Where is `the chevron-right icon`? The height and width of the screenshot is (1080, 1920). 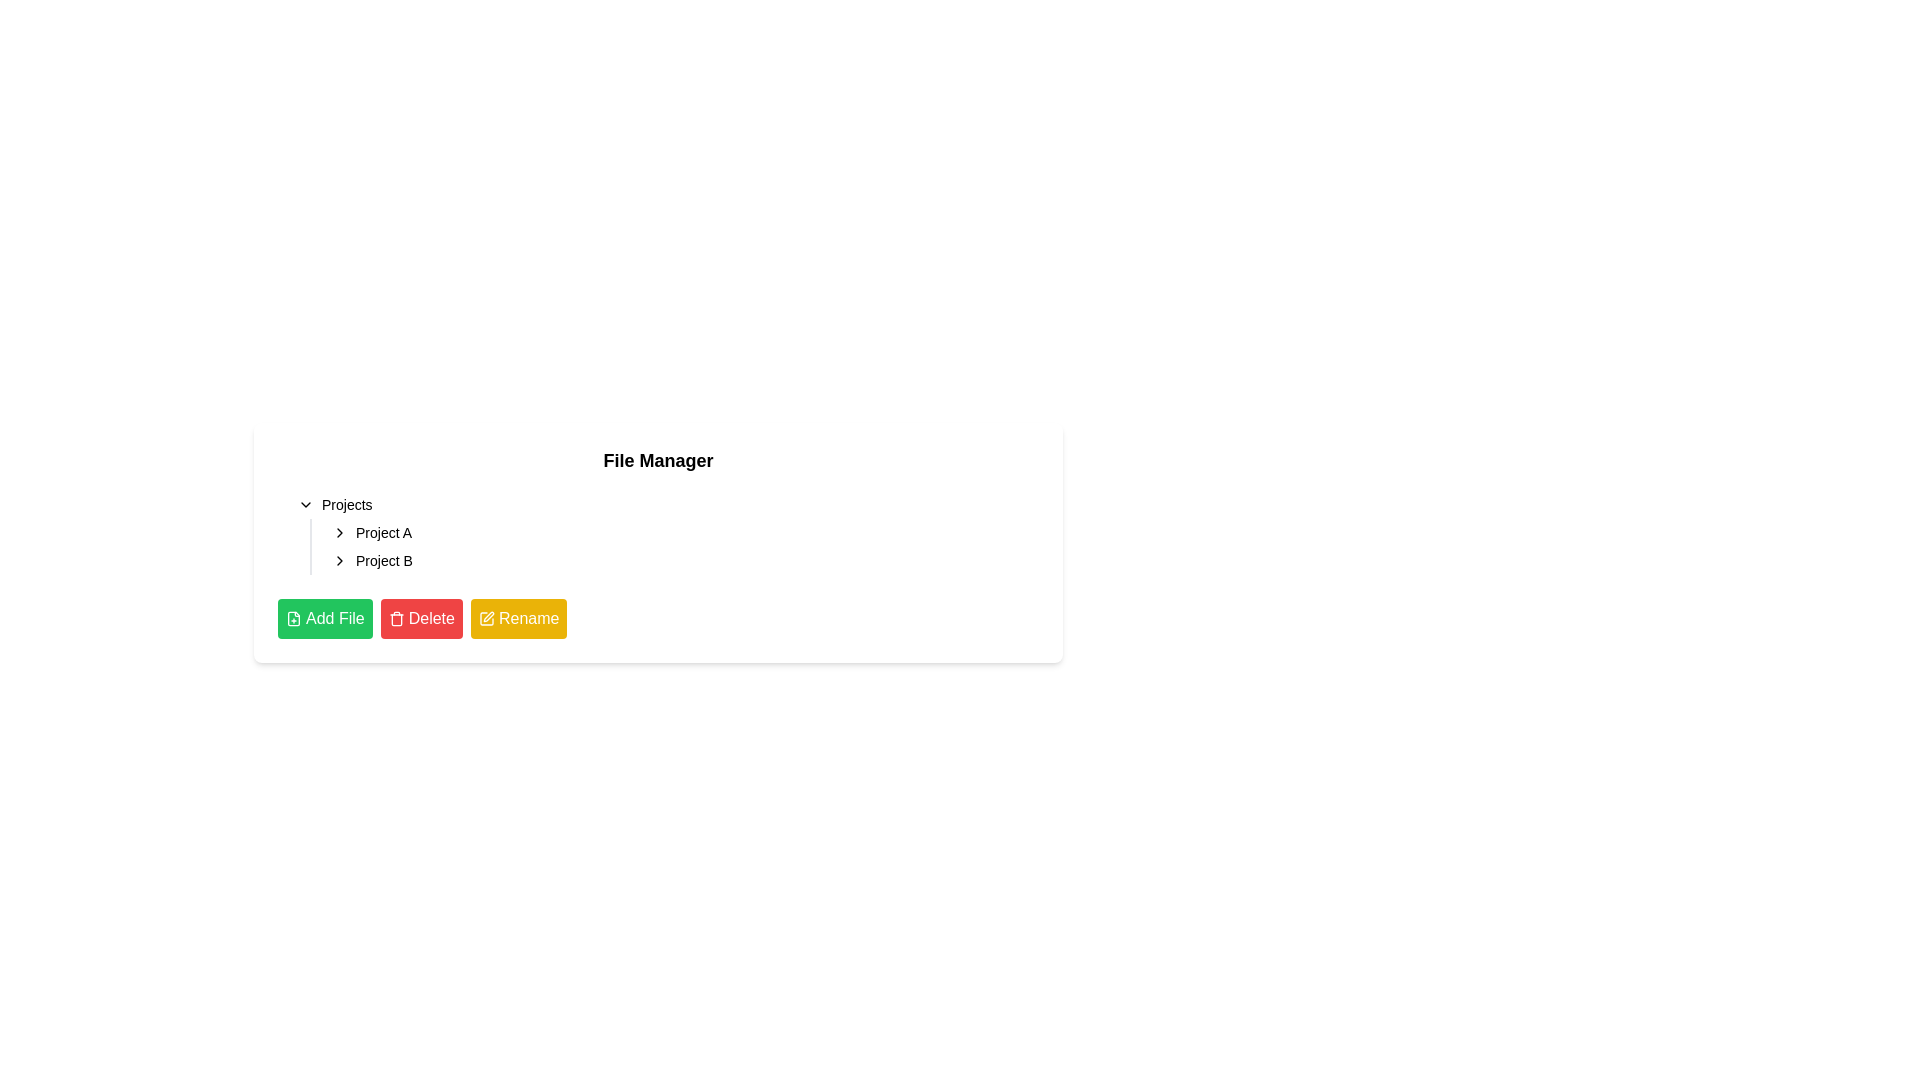
the chevron-right icon is located at coordinates (340, 560).